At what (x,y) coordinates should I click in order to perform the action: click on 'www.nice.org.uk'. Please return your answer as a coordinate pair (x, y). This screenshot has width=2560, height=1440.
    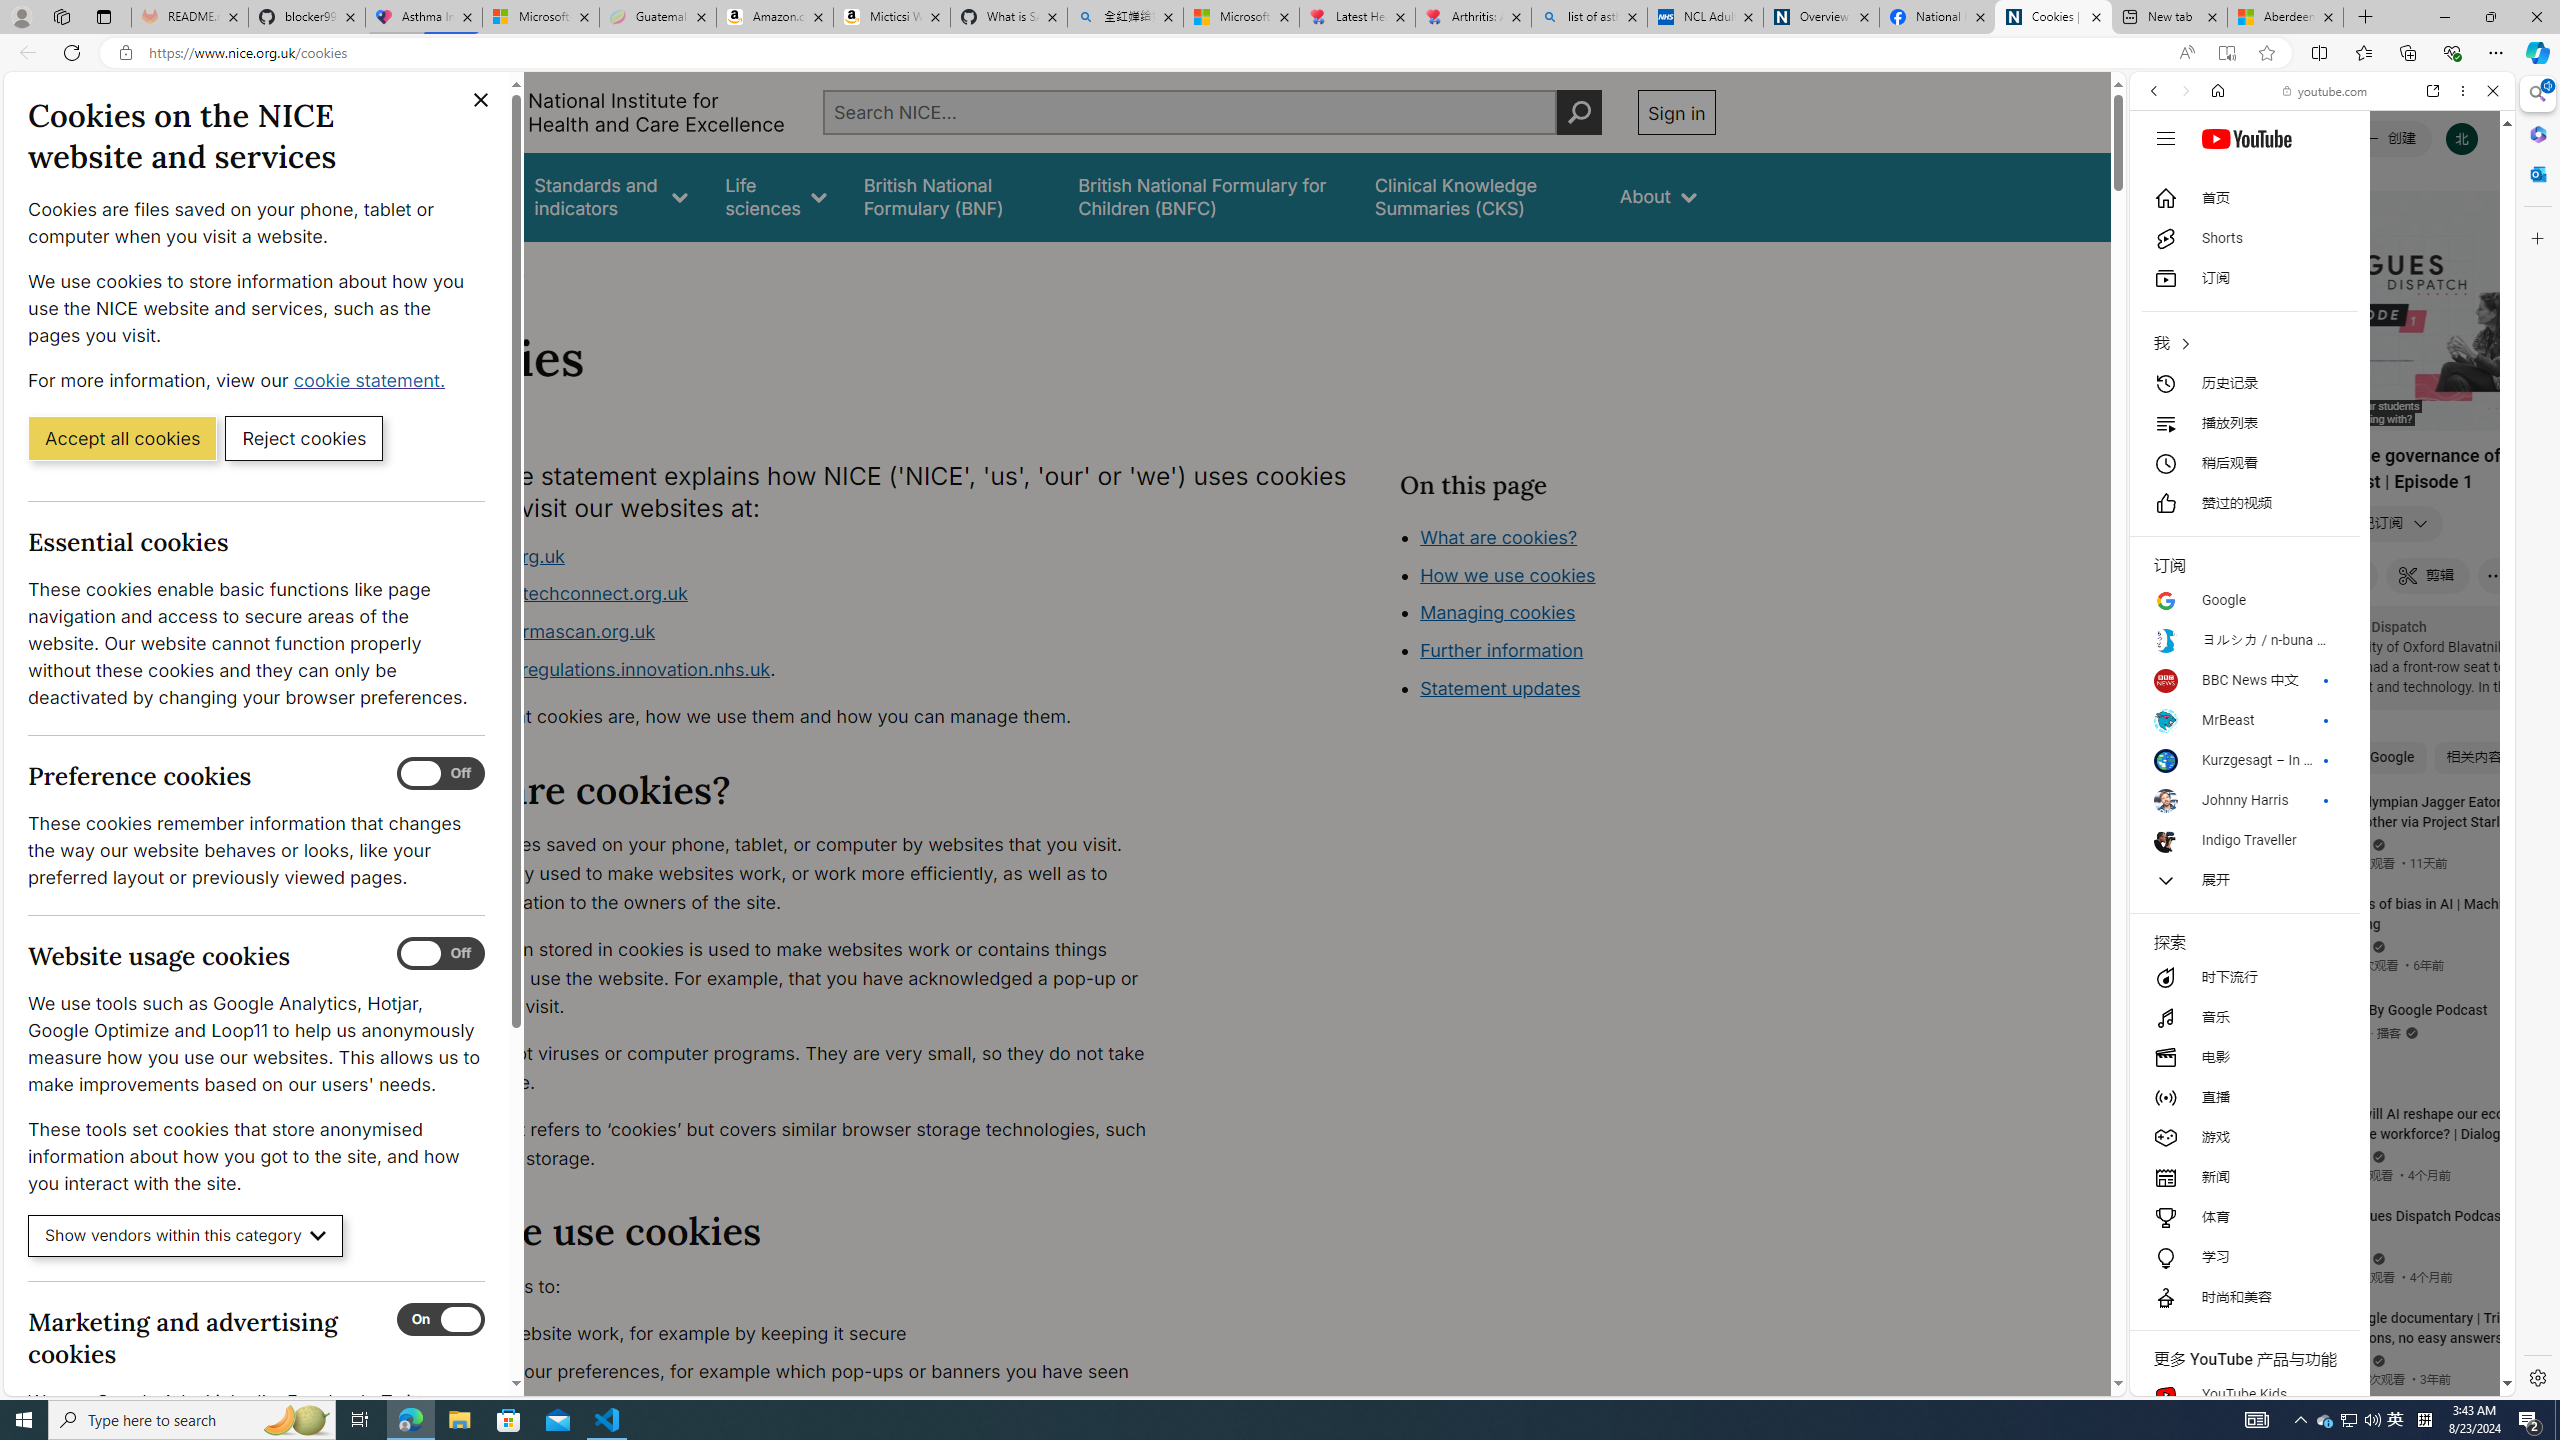
    Looking at the image, I should click on (492, 555).